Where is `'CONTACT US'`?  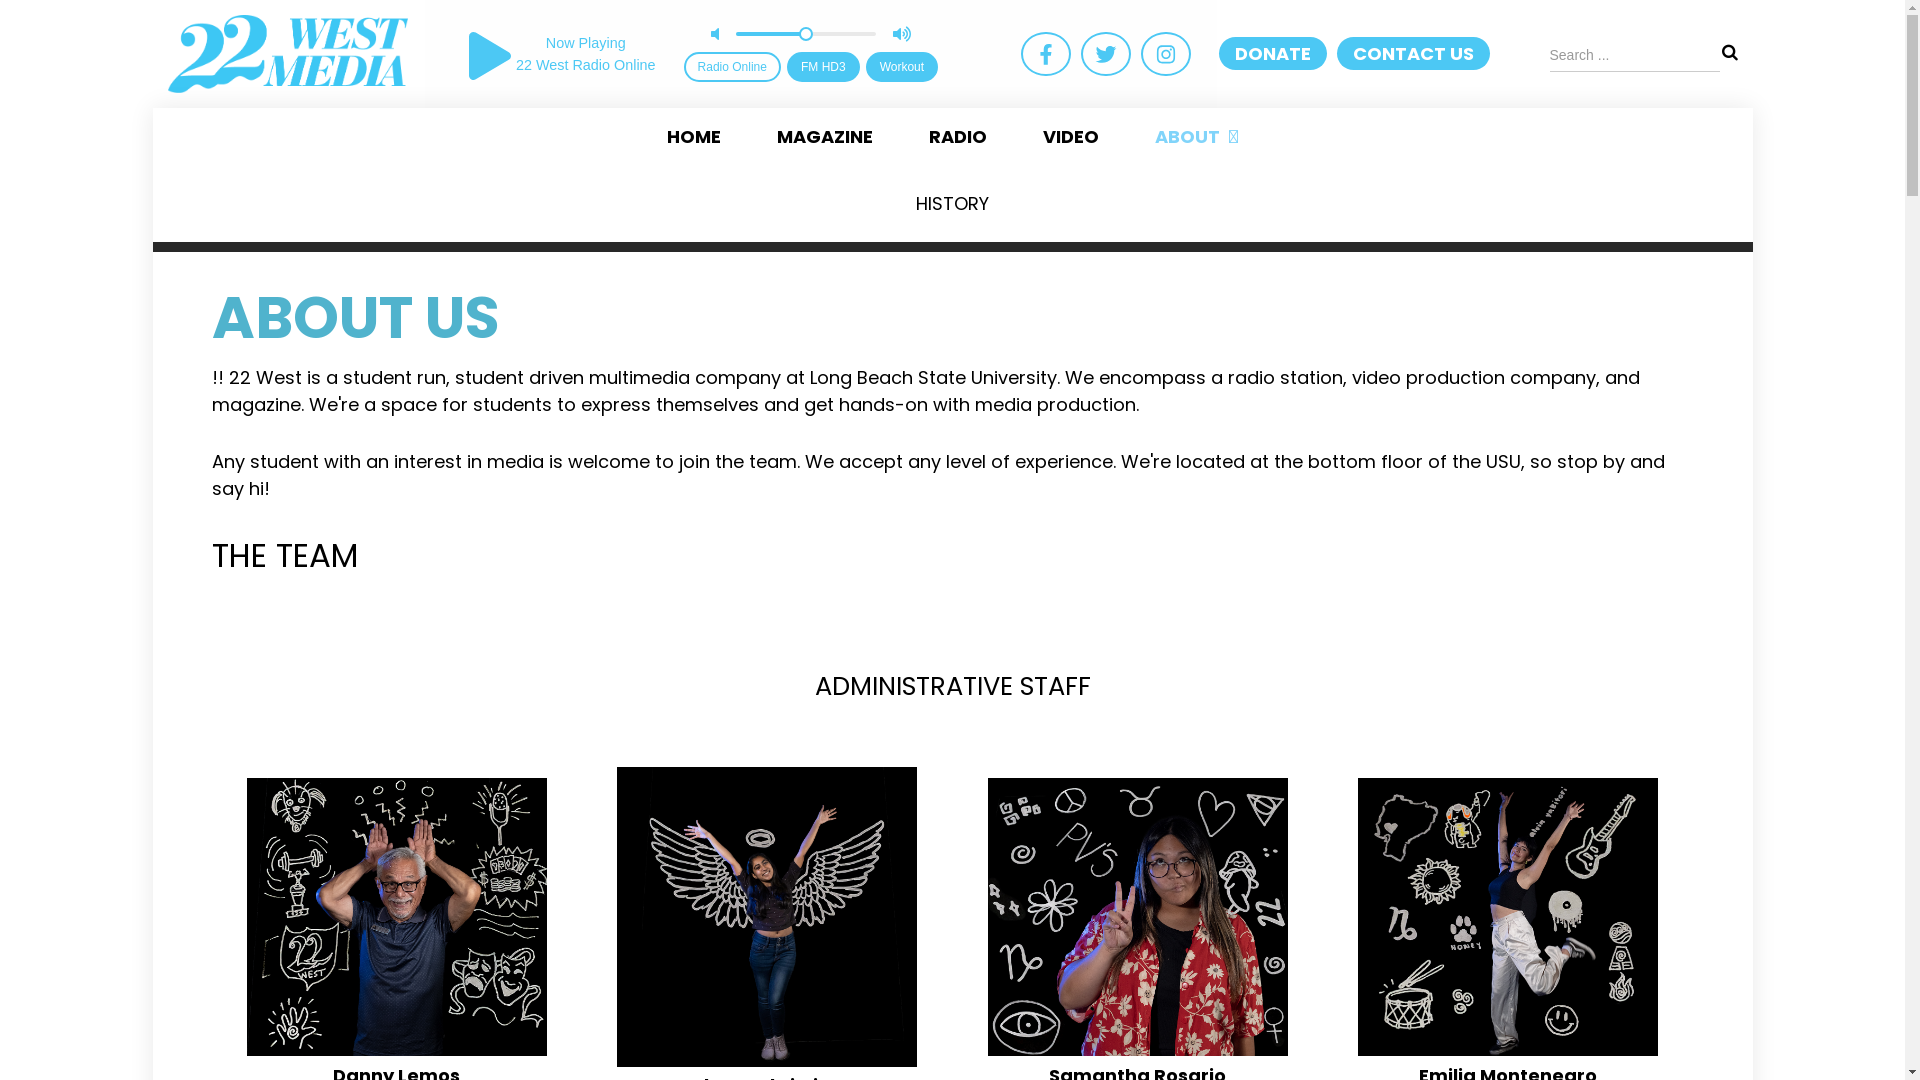 'CONTACT US' is located at coordinates (1412, 52).